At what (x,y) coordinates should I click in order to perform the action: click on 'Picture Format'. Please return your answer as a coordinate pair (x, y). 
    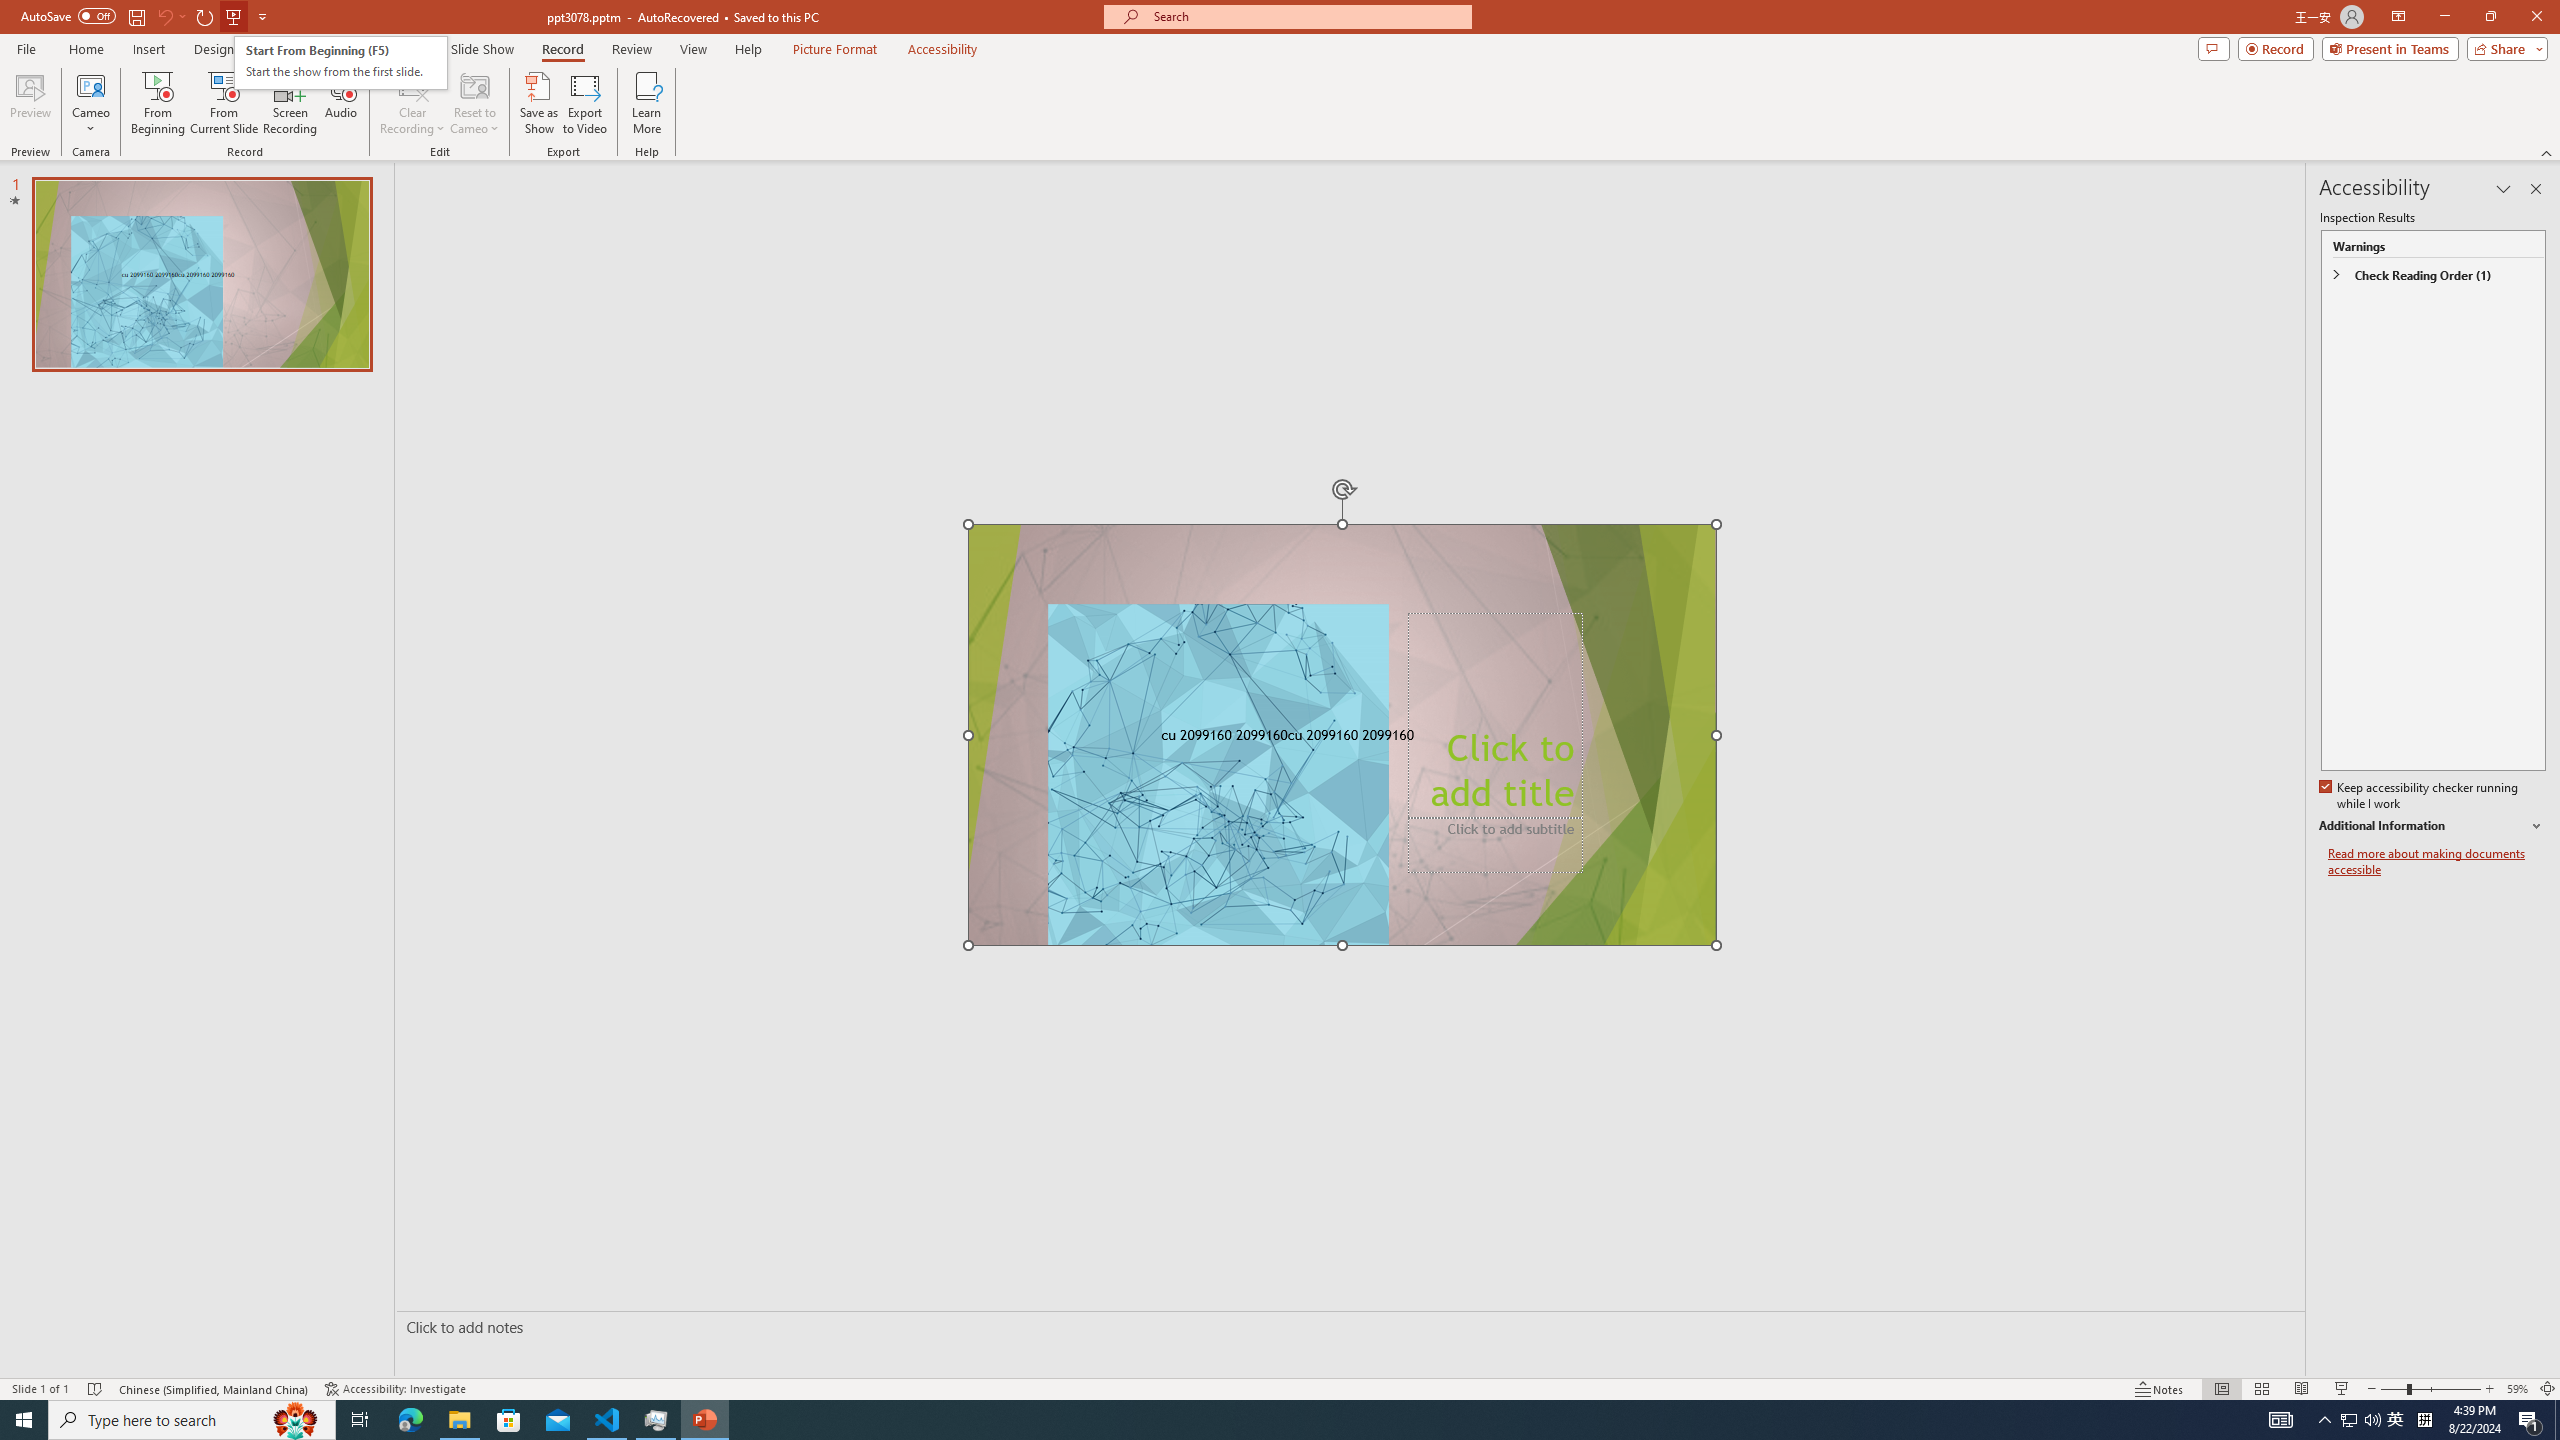
    Looking at the image, I should click on (835, 49).